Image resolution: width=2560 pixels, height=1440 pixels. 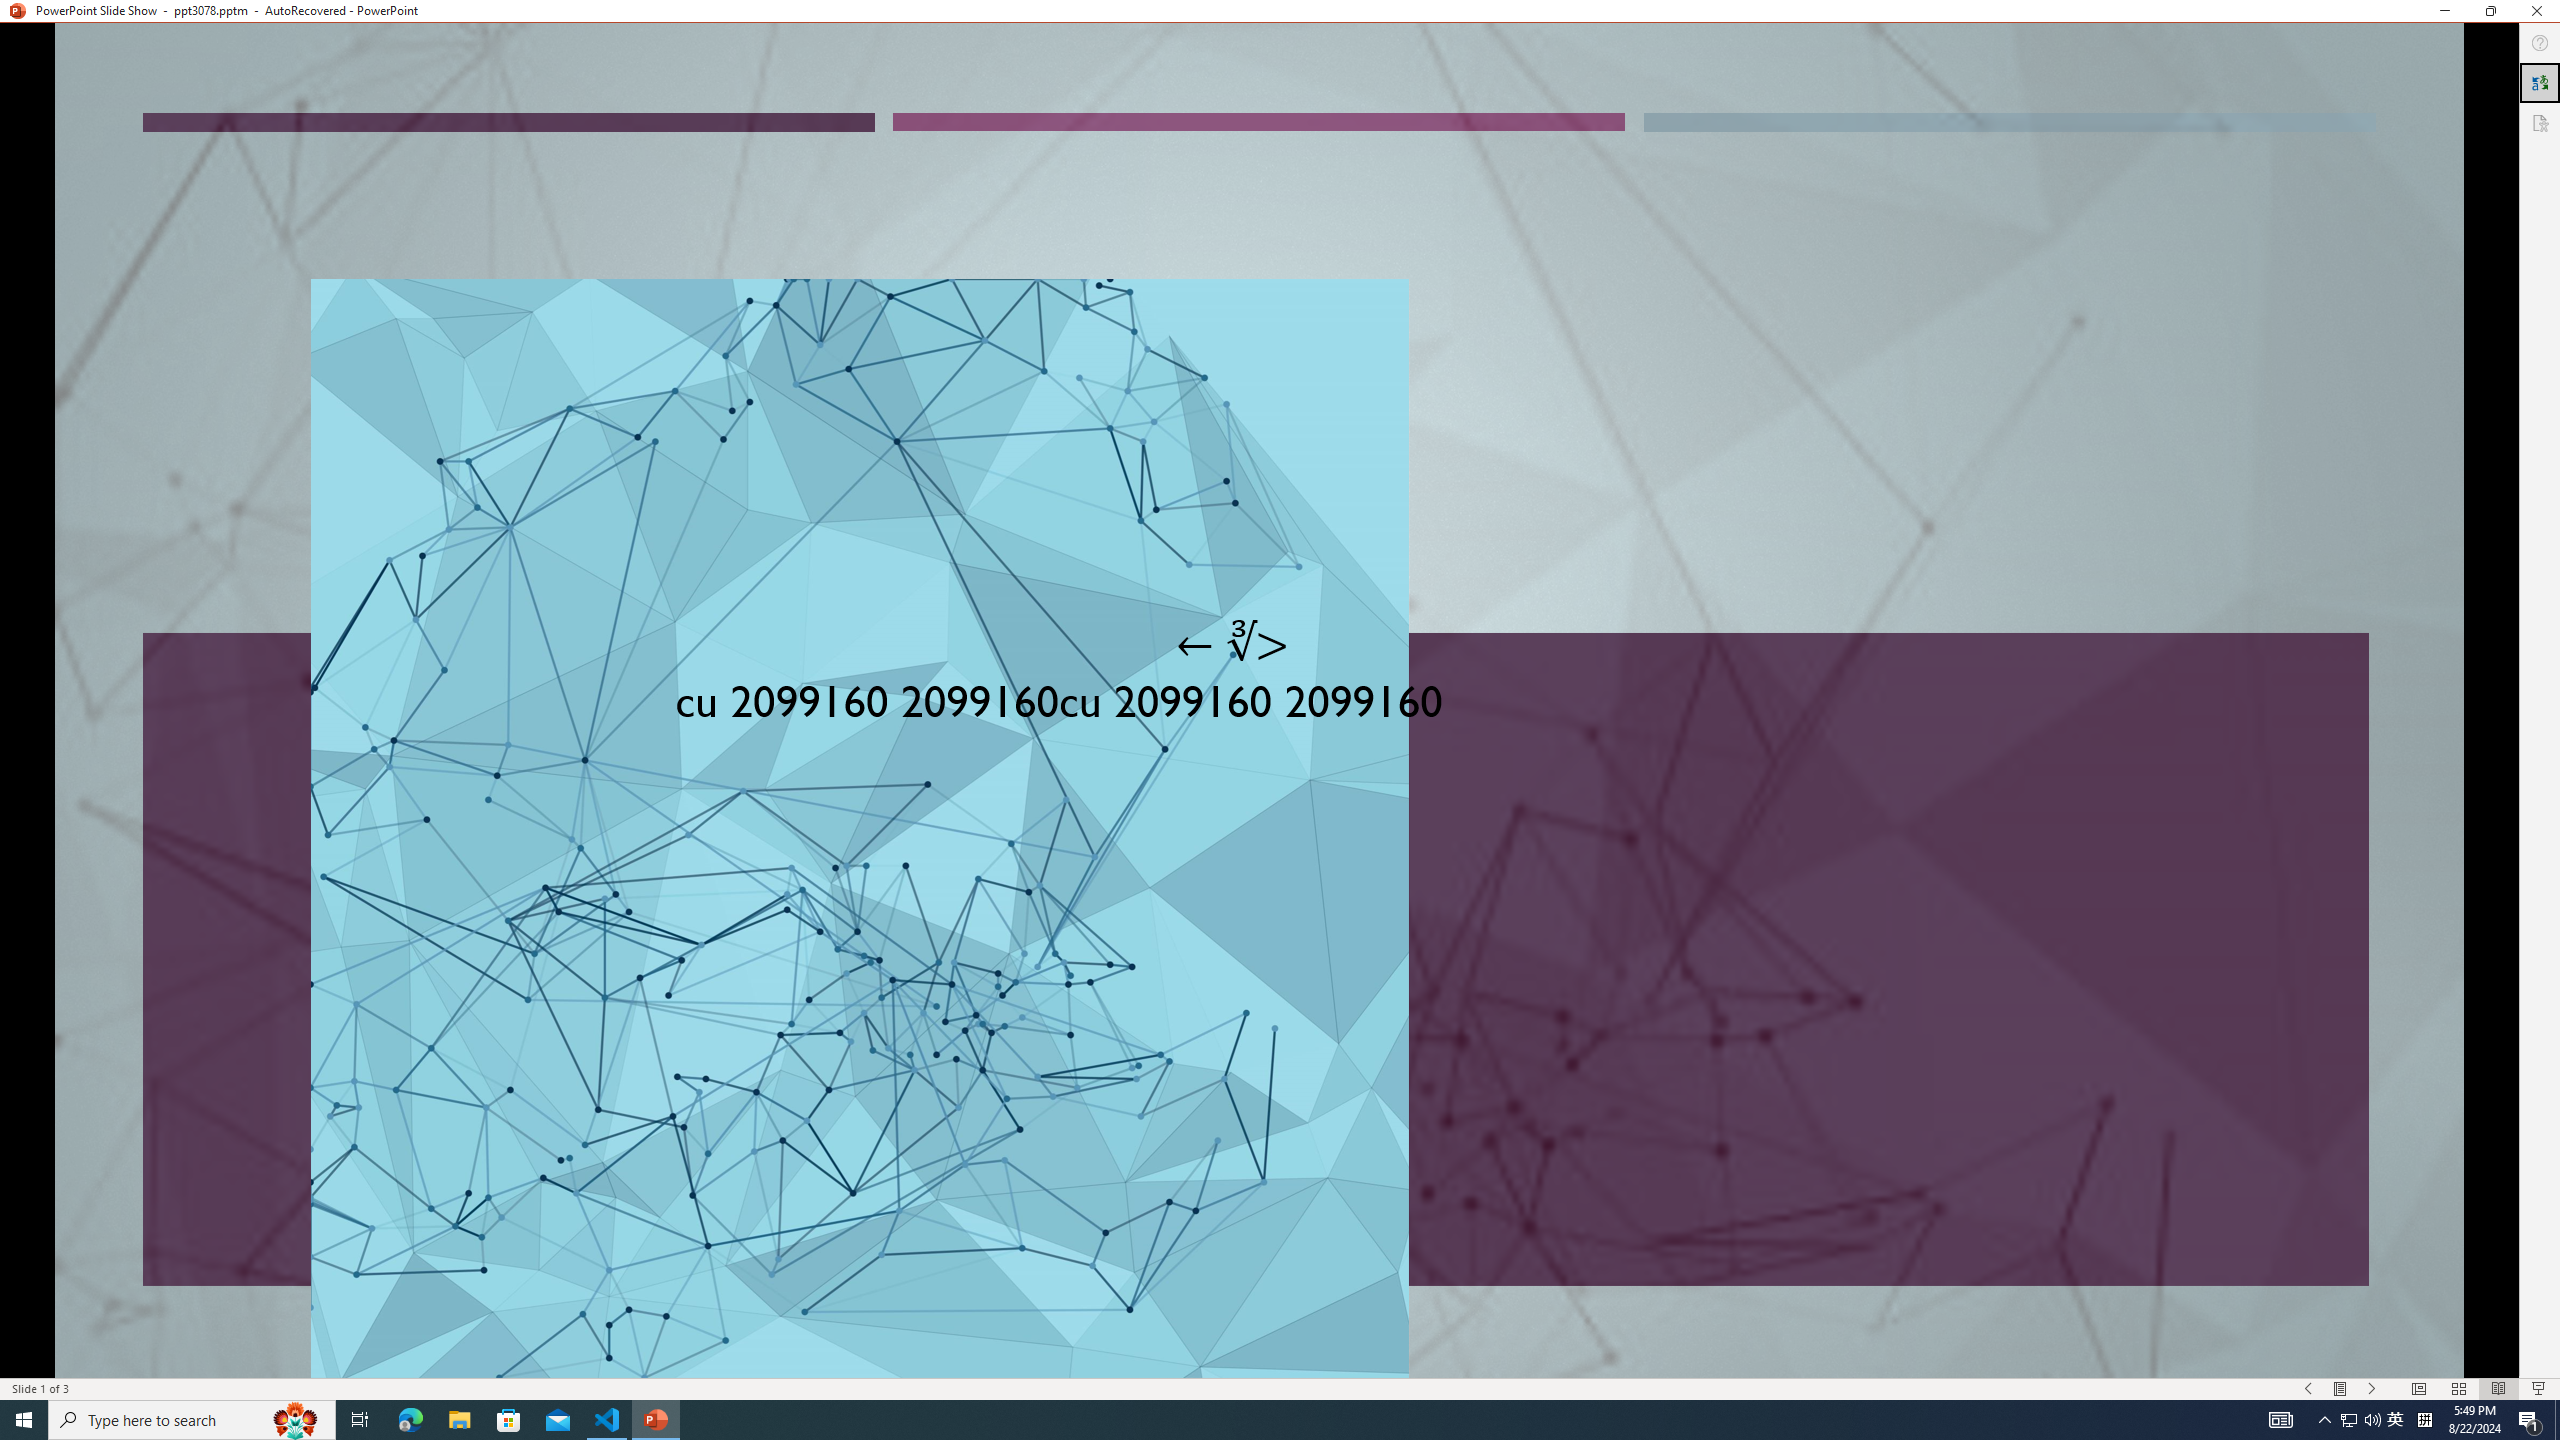 What do you see at coordinates (2539, 1389) in the screenshot?
I see `'Slide Show'` at bounding box center [2539, 1389].